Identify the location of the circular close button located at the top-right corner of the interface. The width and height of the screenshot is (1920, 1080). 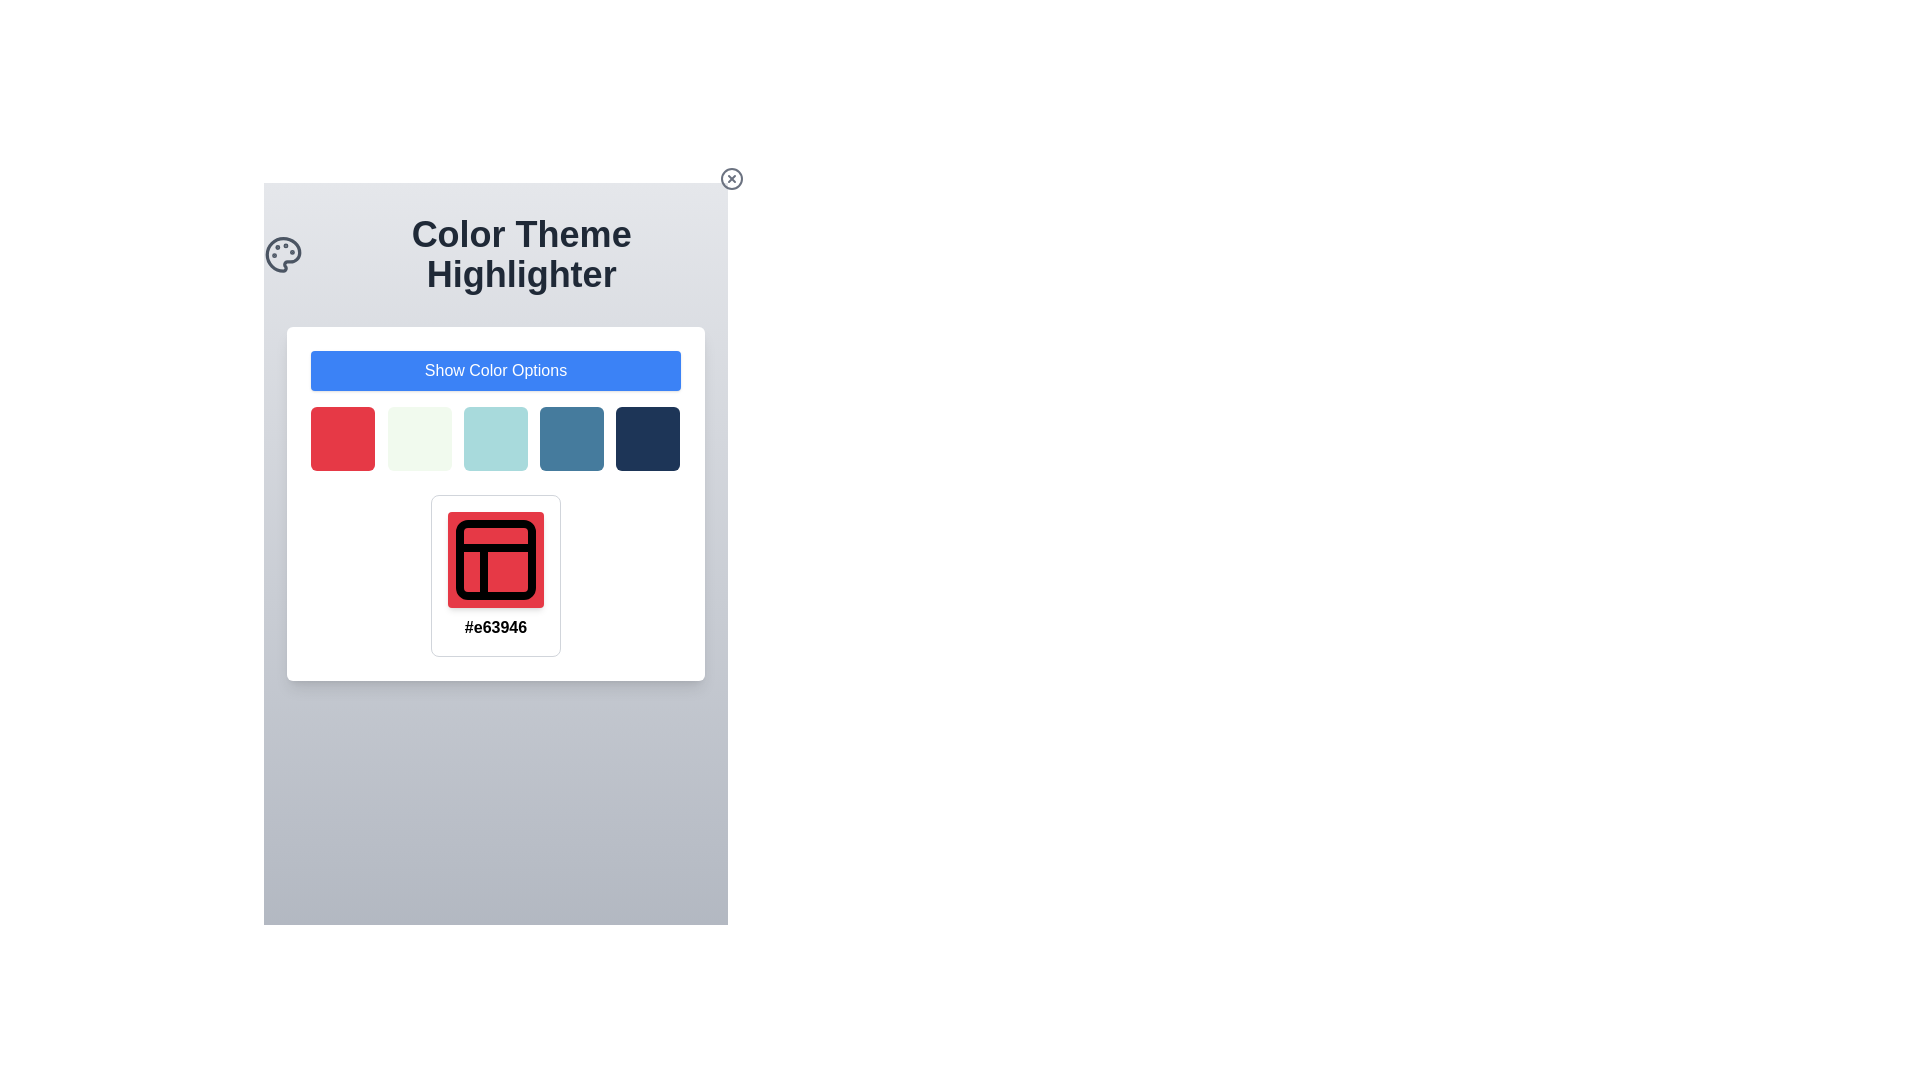
(730, 177).